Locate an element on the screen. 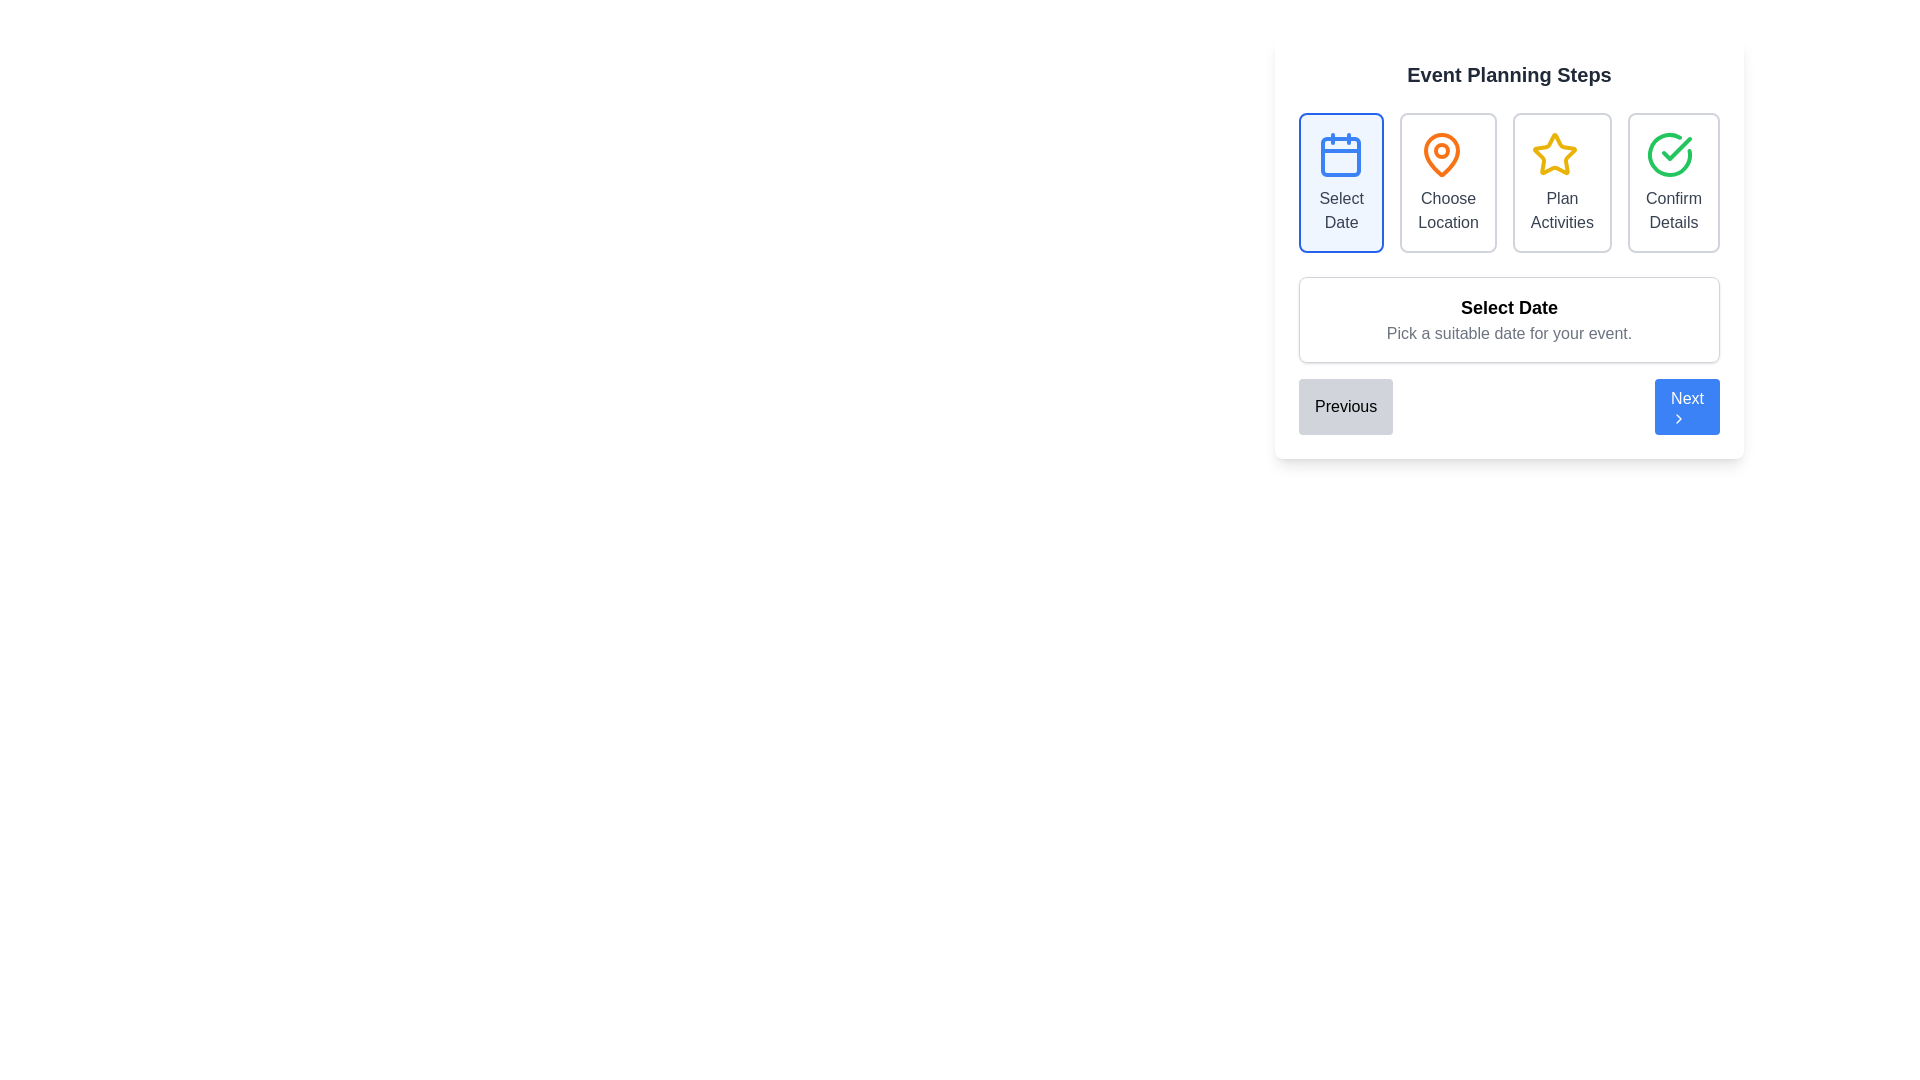  the right-pointing chevron icon located inside the 'Next' button at the bottom-right corner of the interface is located at coordinates (1679, 418).